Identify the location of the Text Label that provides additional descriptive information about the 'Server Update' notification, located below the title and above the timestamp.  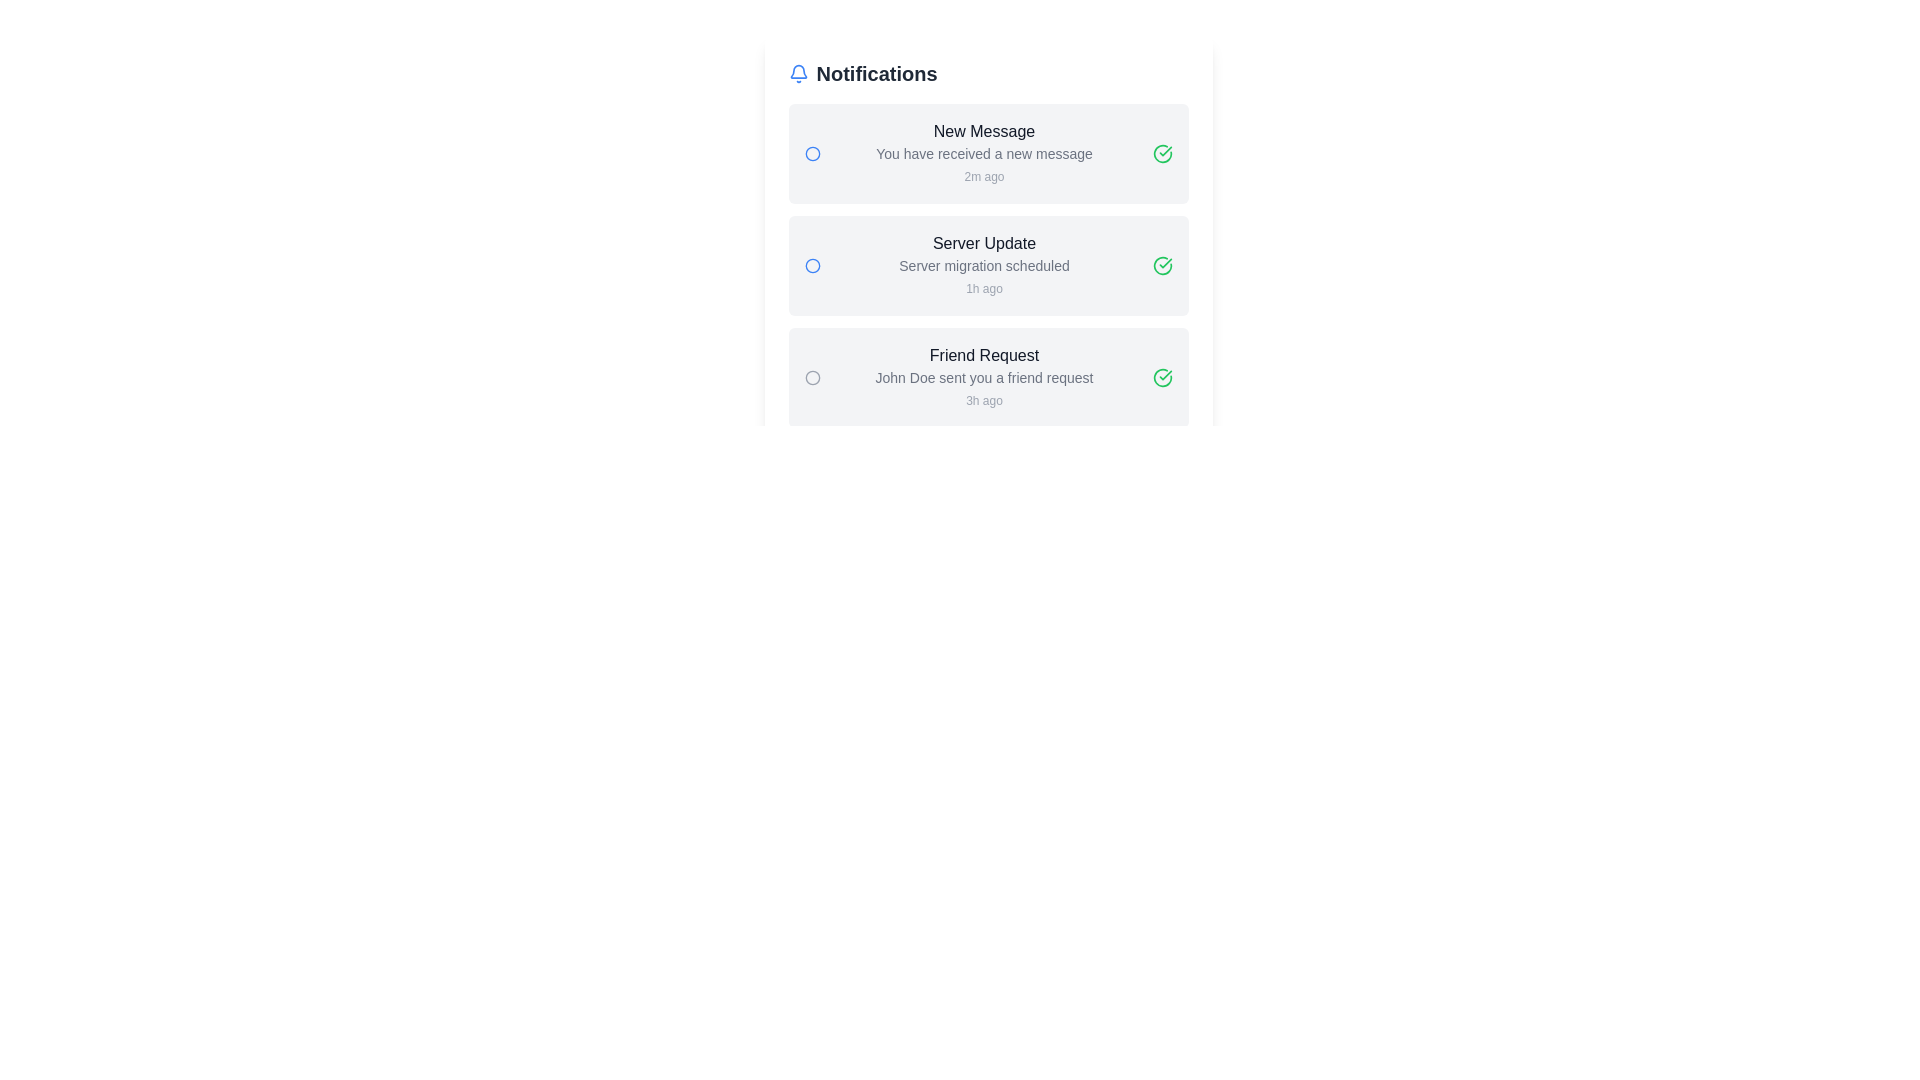
(984, 265).